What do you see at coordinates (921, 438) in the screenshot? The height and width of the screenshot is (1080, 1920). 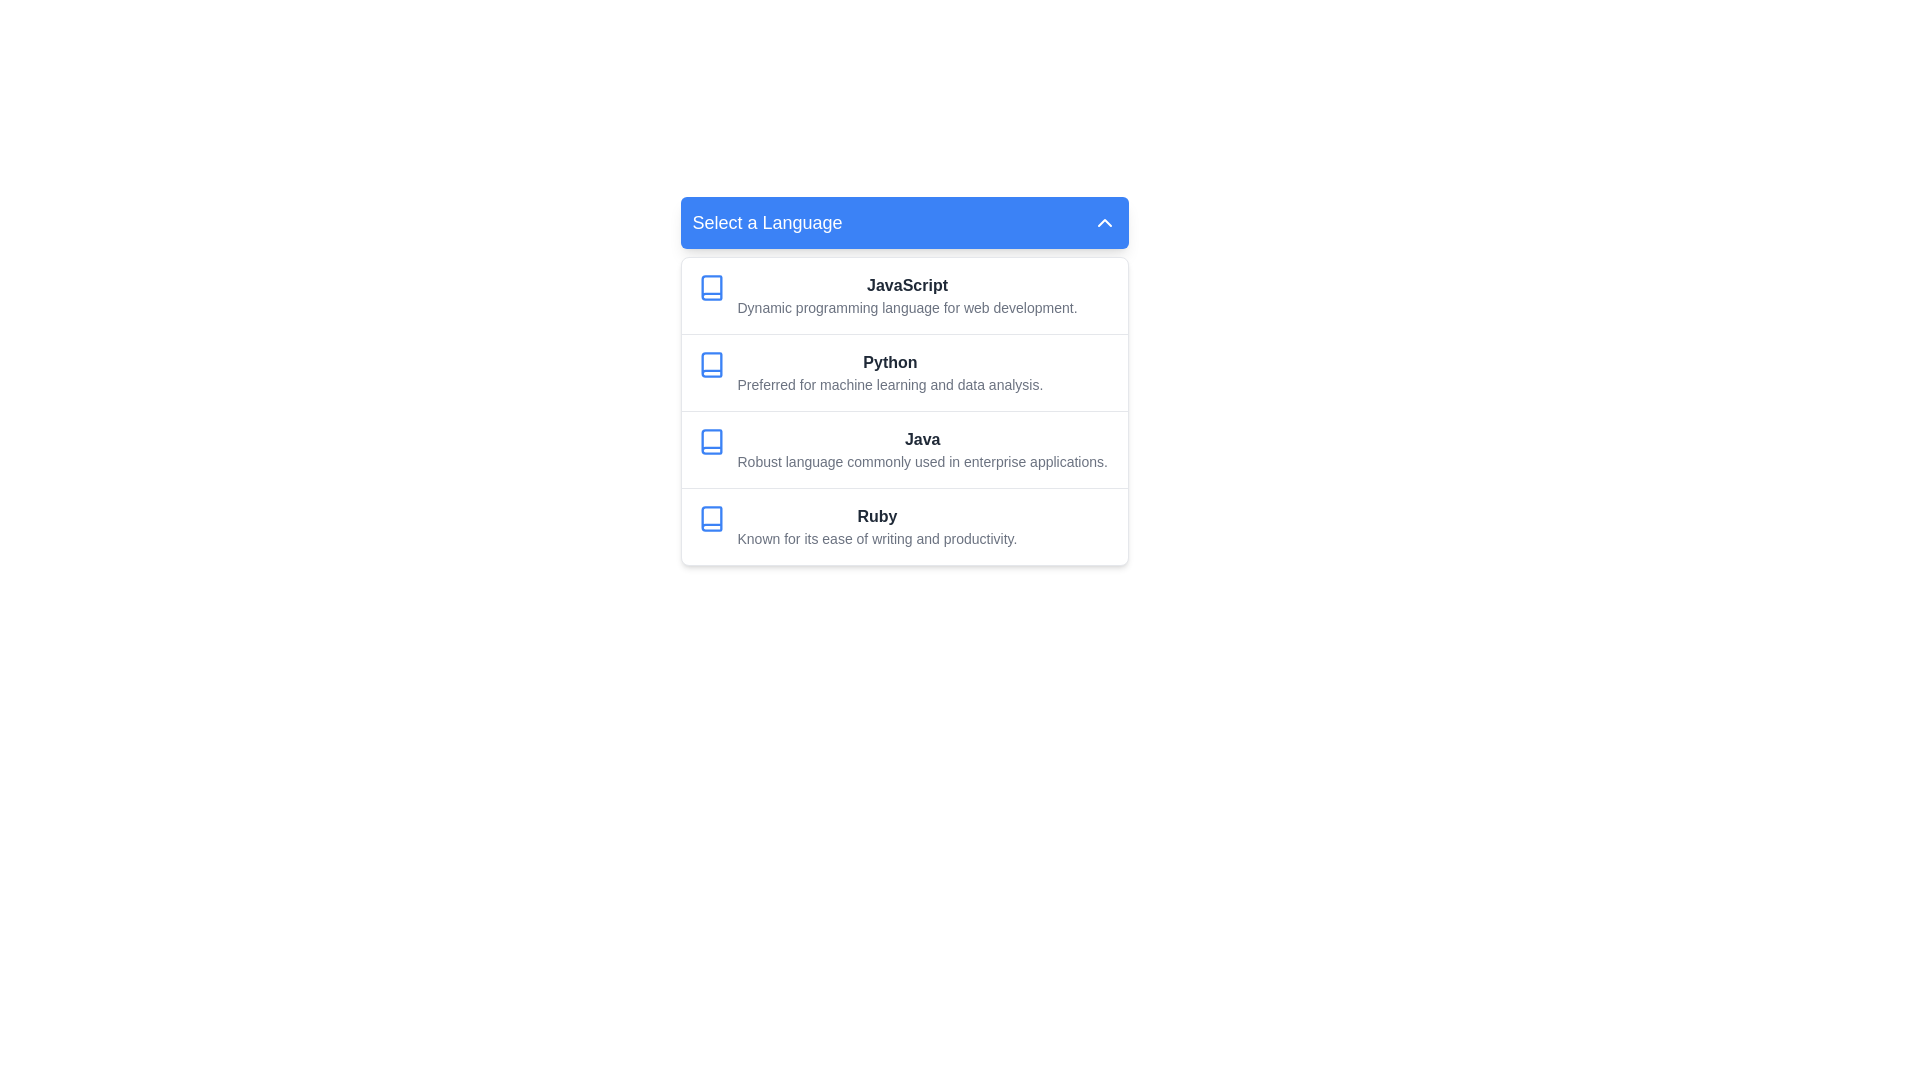 I see `the 'Java' text label in the dropdown menu under 'Select a Language'` at bounding box center [921, 438].